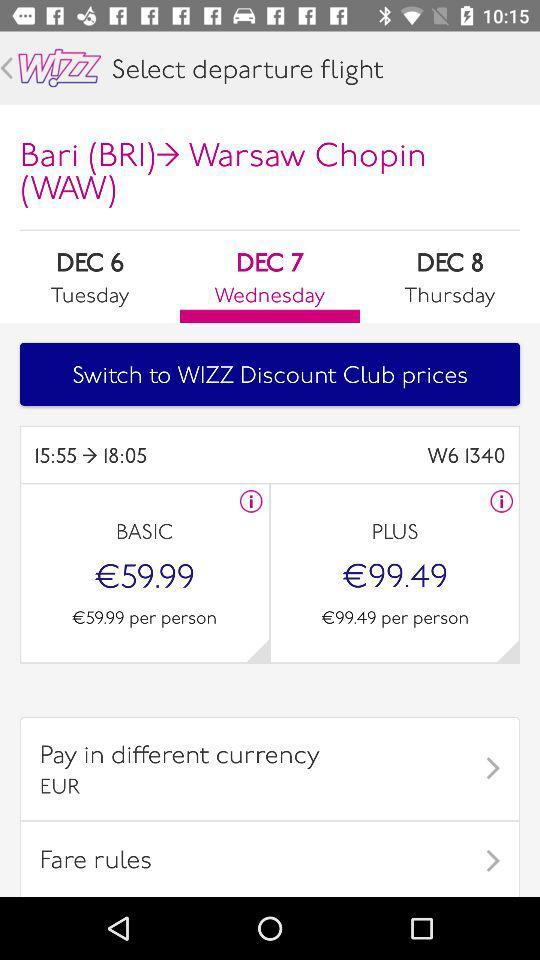  I want to click on return, so click(5, 68).